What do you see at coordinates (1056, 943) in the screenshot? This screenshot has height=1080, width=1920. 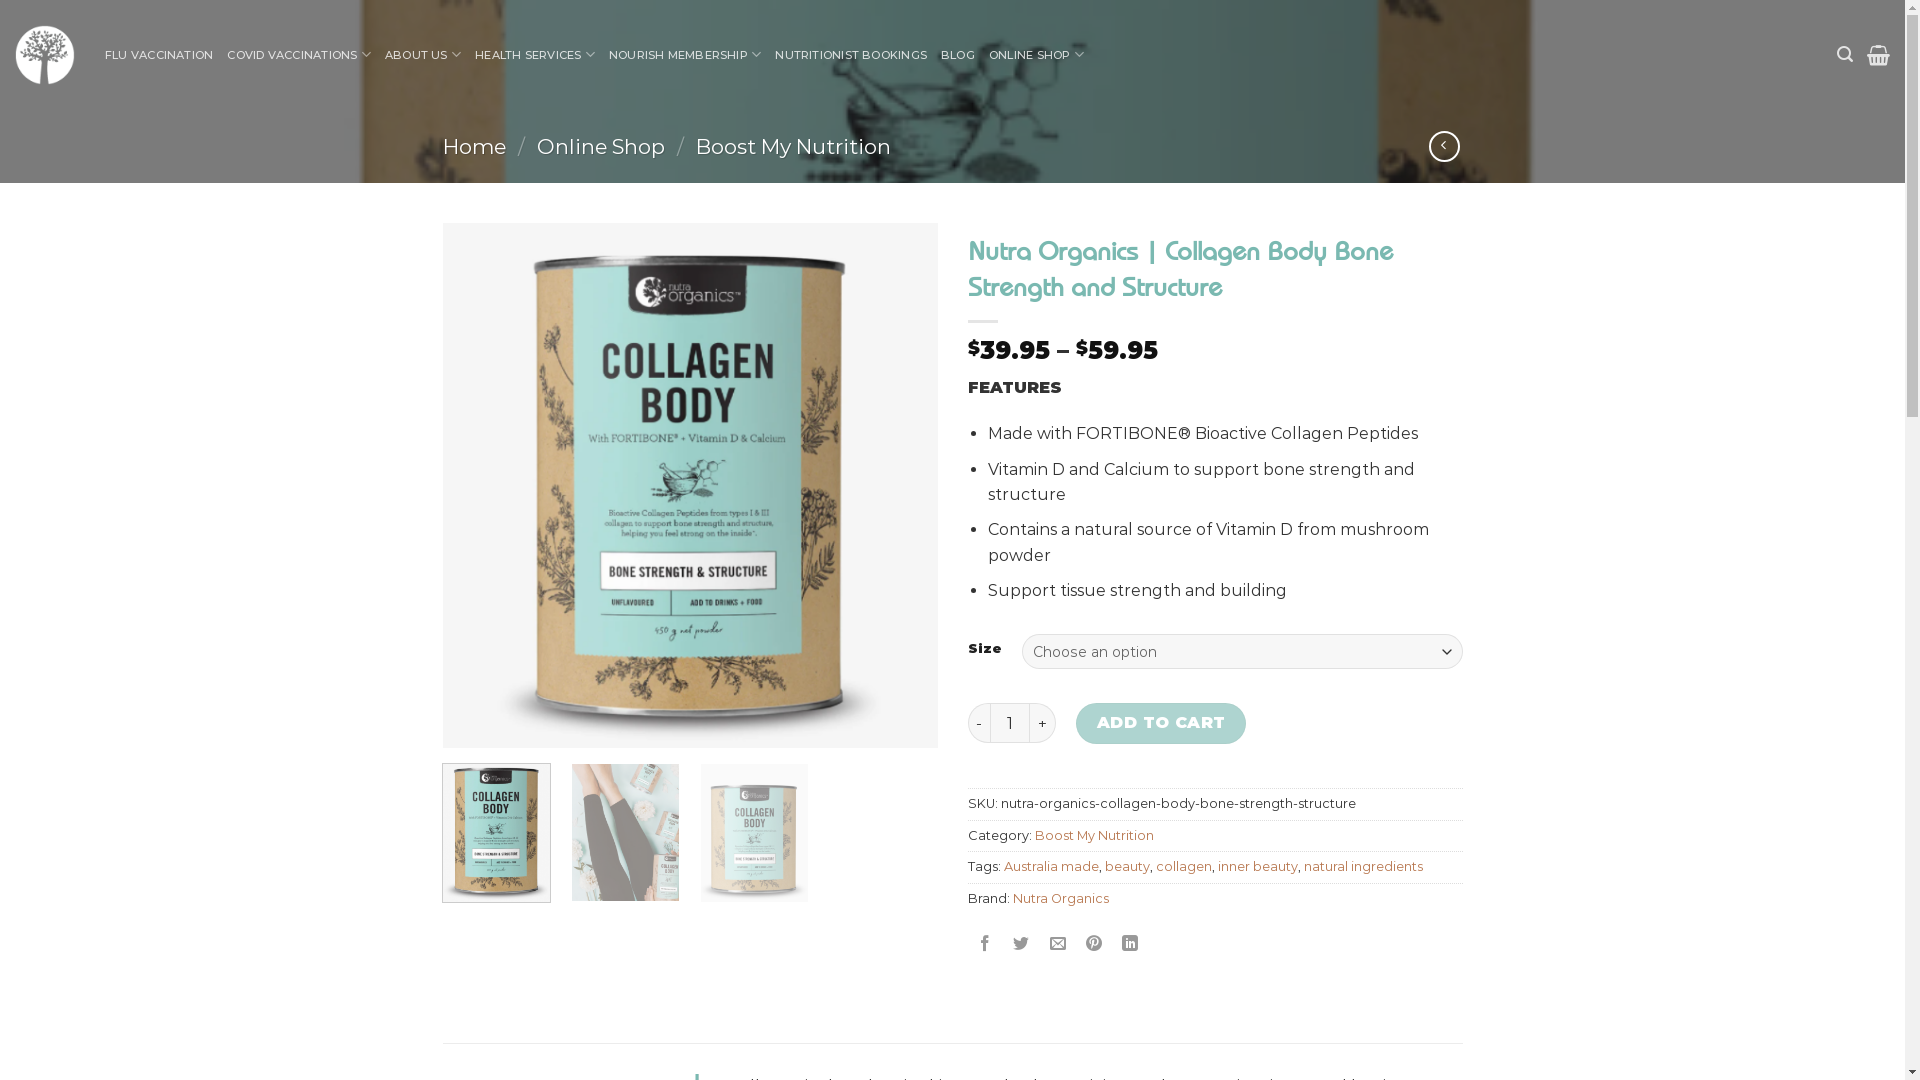 I see `'Email to a Friend'` at bounding box center [1056, 943].